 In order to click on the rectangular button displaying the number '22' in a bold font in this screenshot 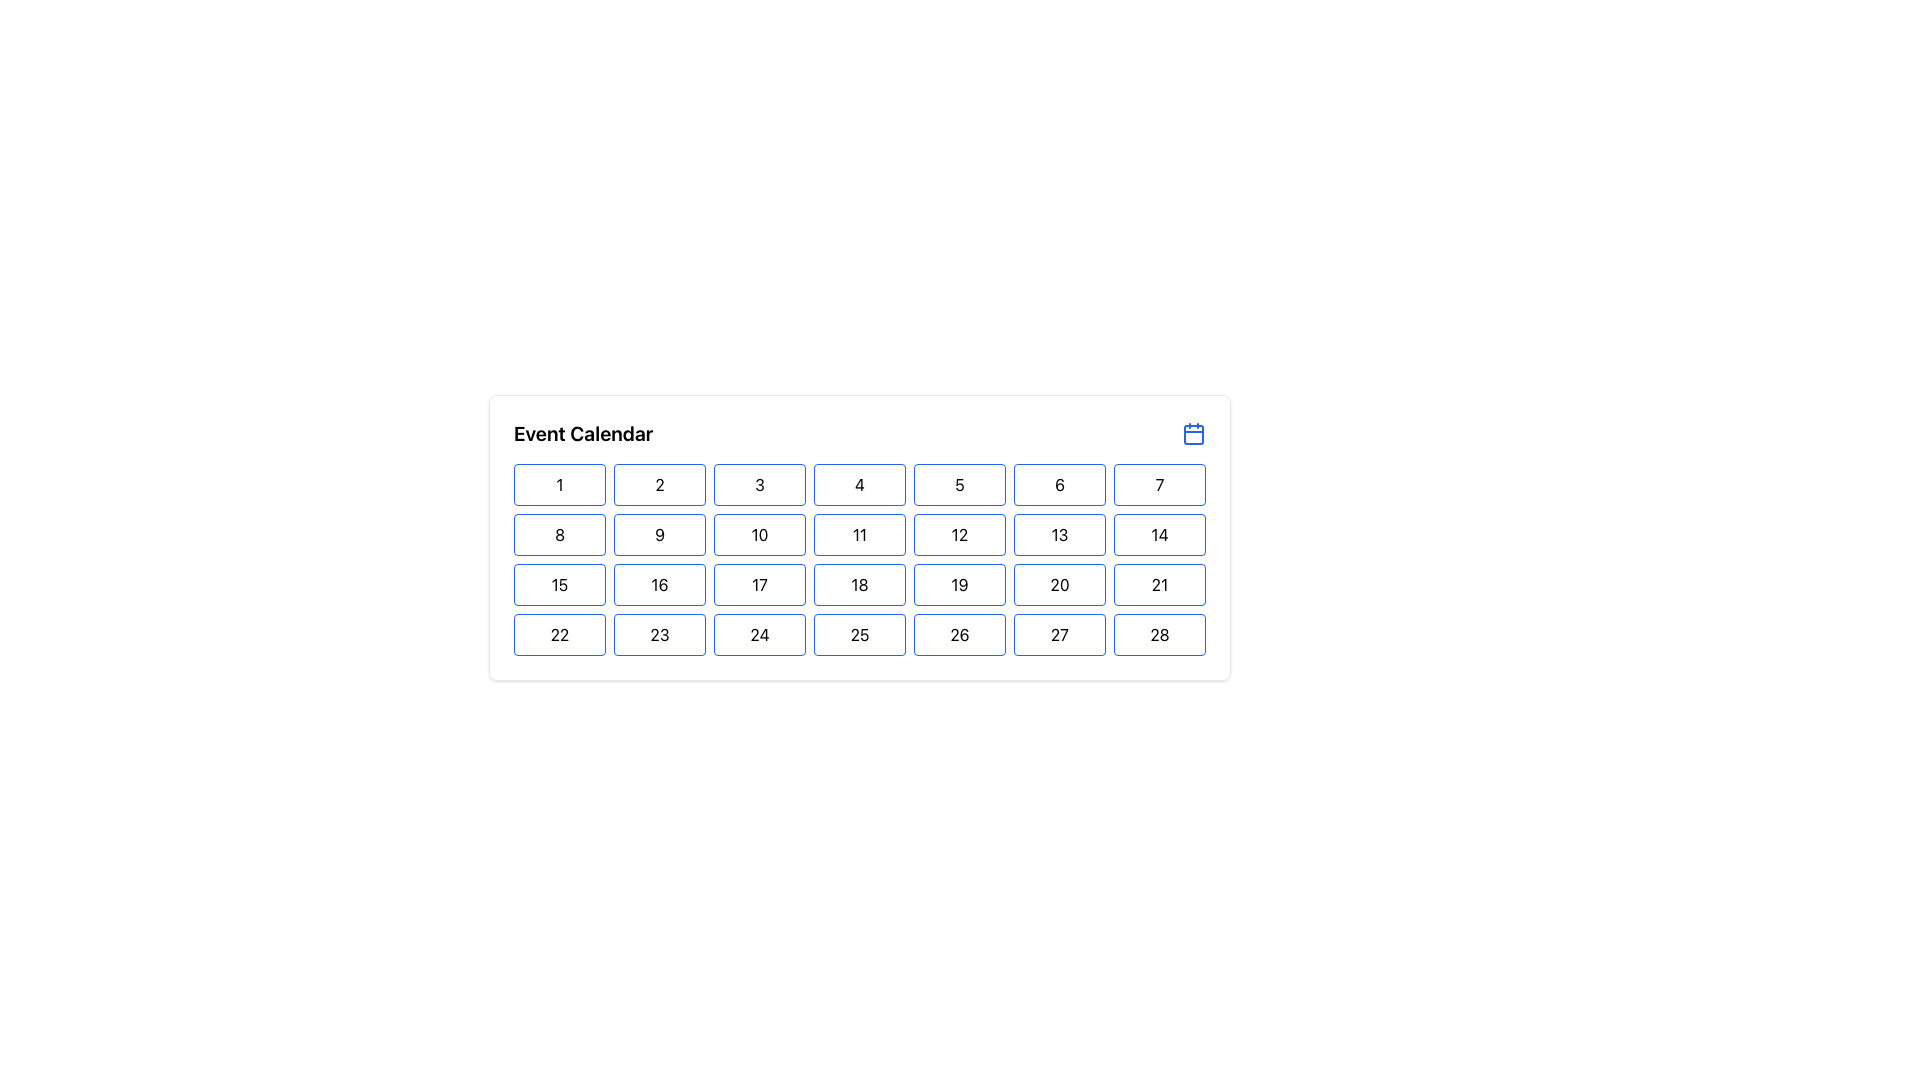, I will do `click(560, 635)`.